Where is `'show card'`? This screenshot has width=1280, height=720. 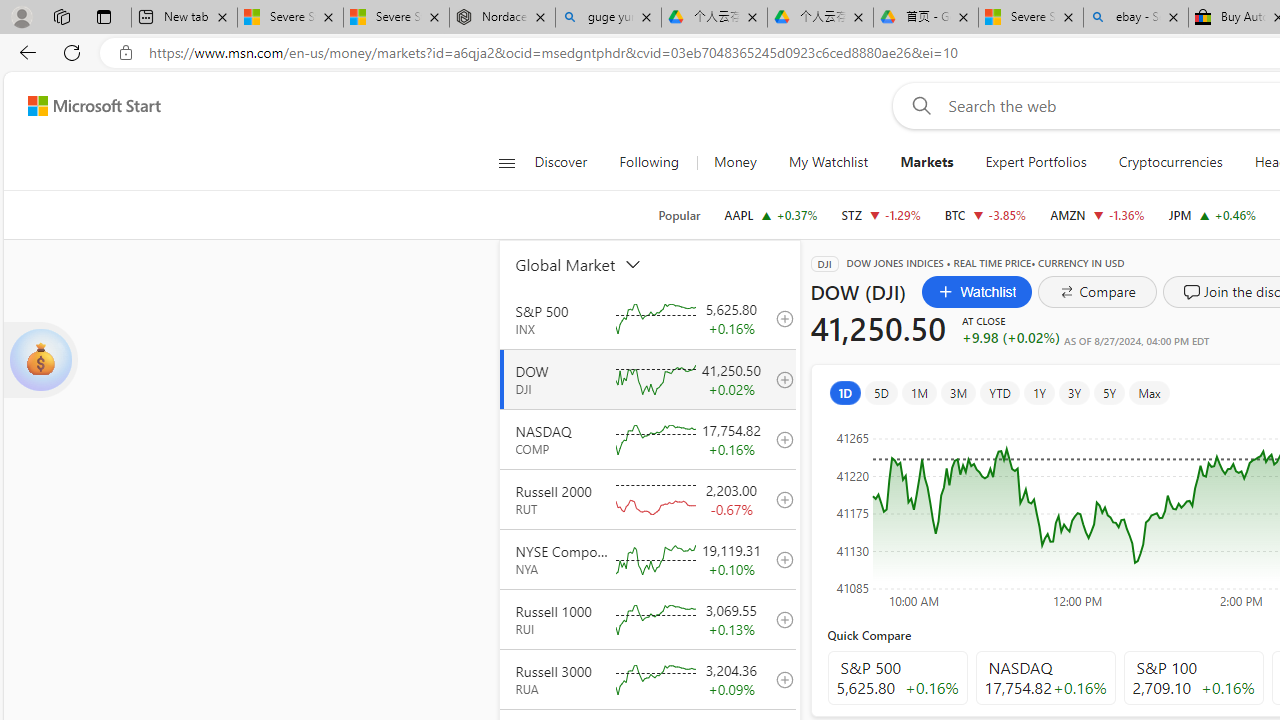 'show card' is located at coordinates (40, 360).